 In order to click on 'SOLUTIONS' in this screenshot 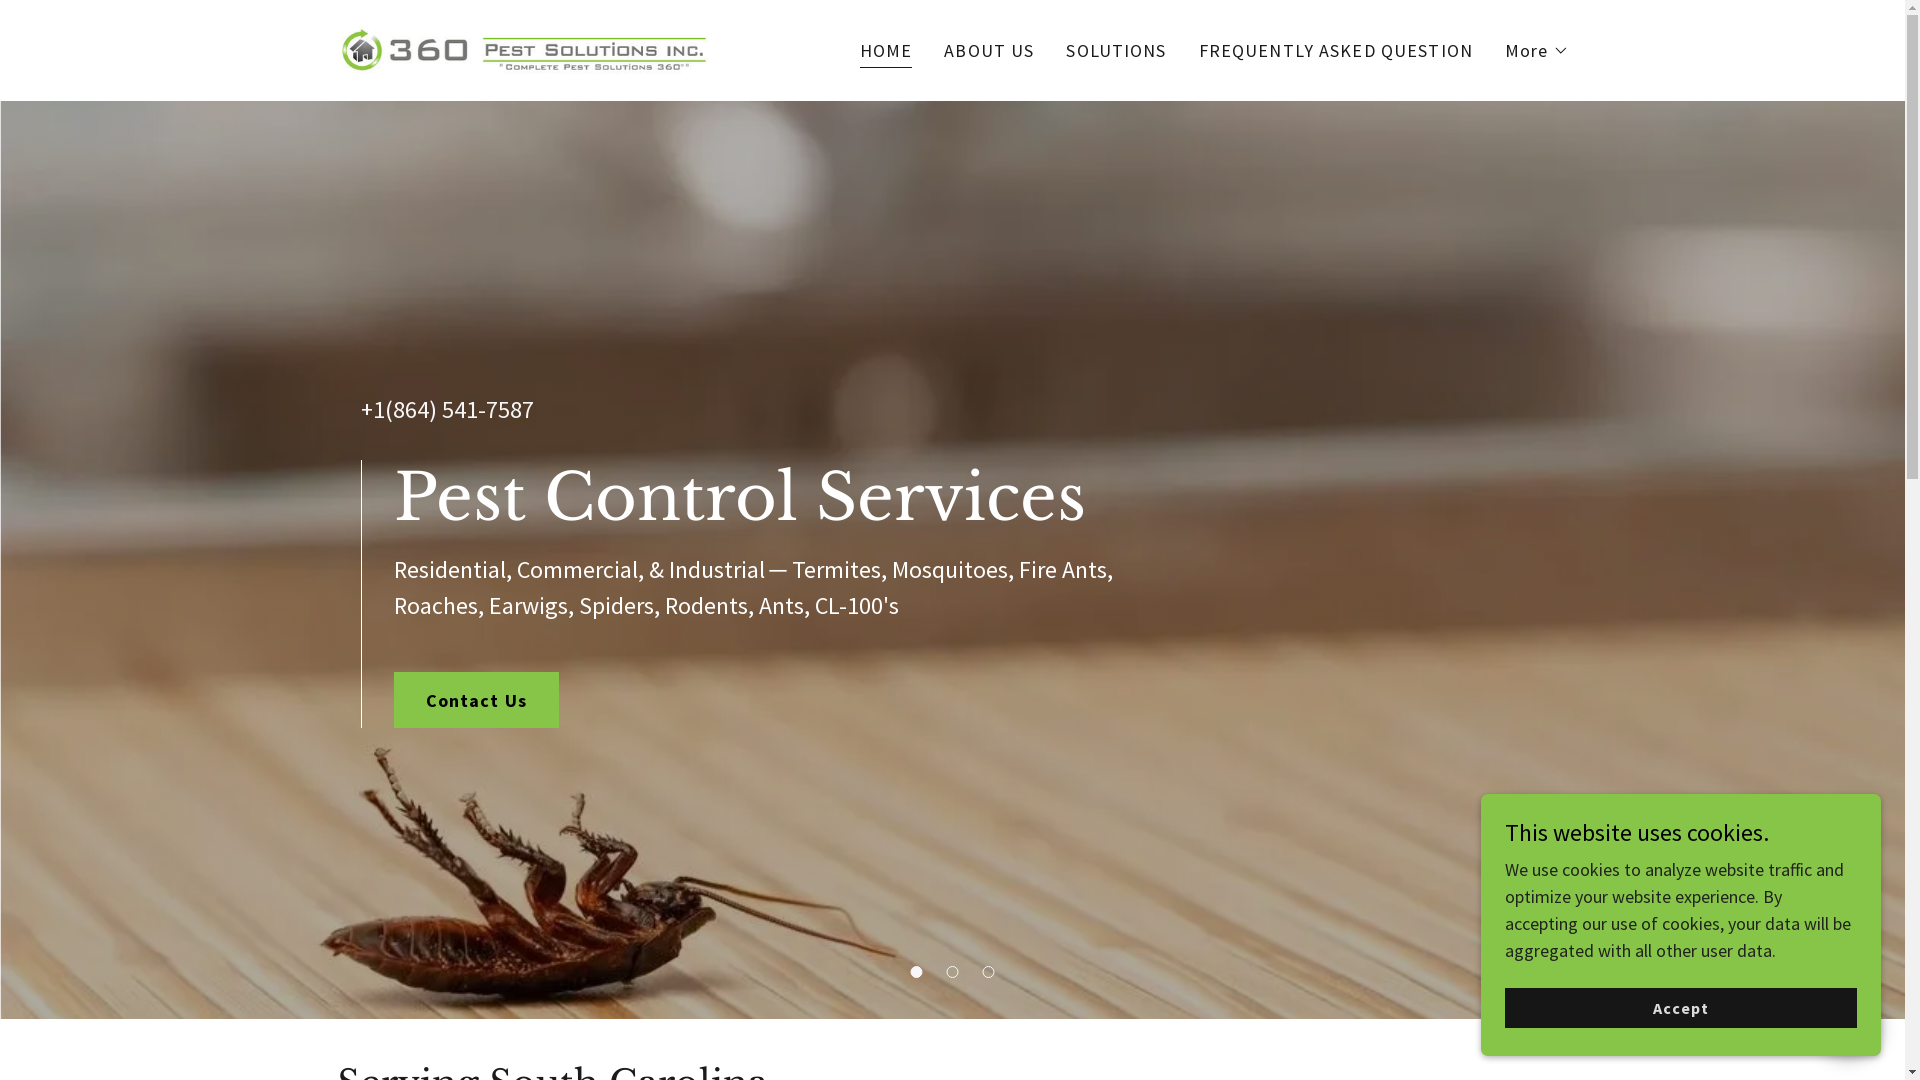, I will do `click(1115, 49)`.